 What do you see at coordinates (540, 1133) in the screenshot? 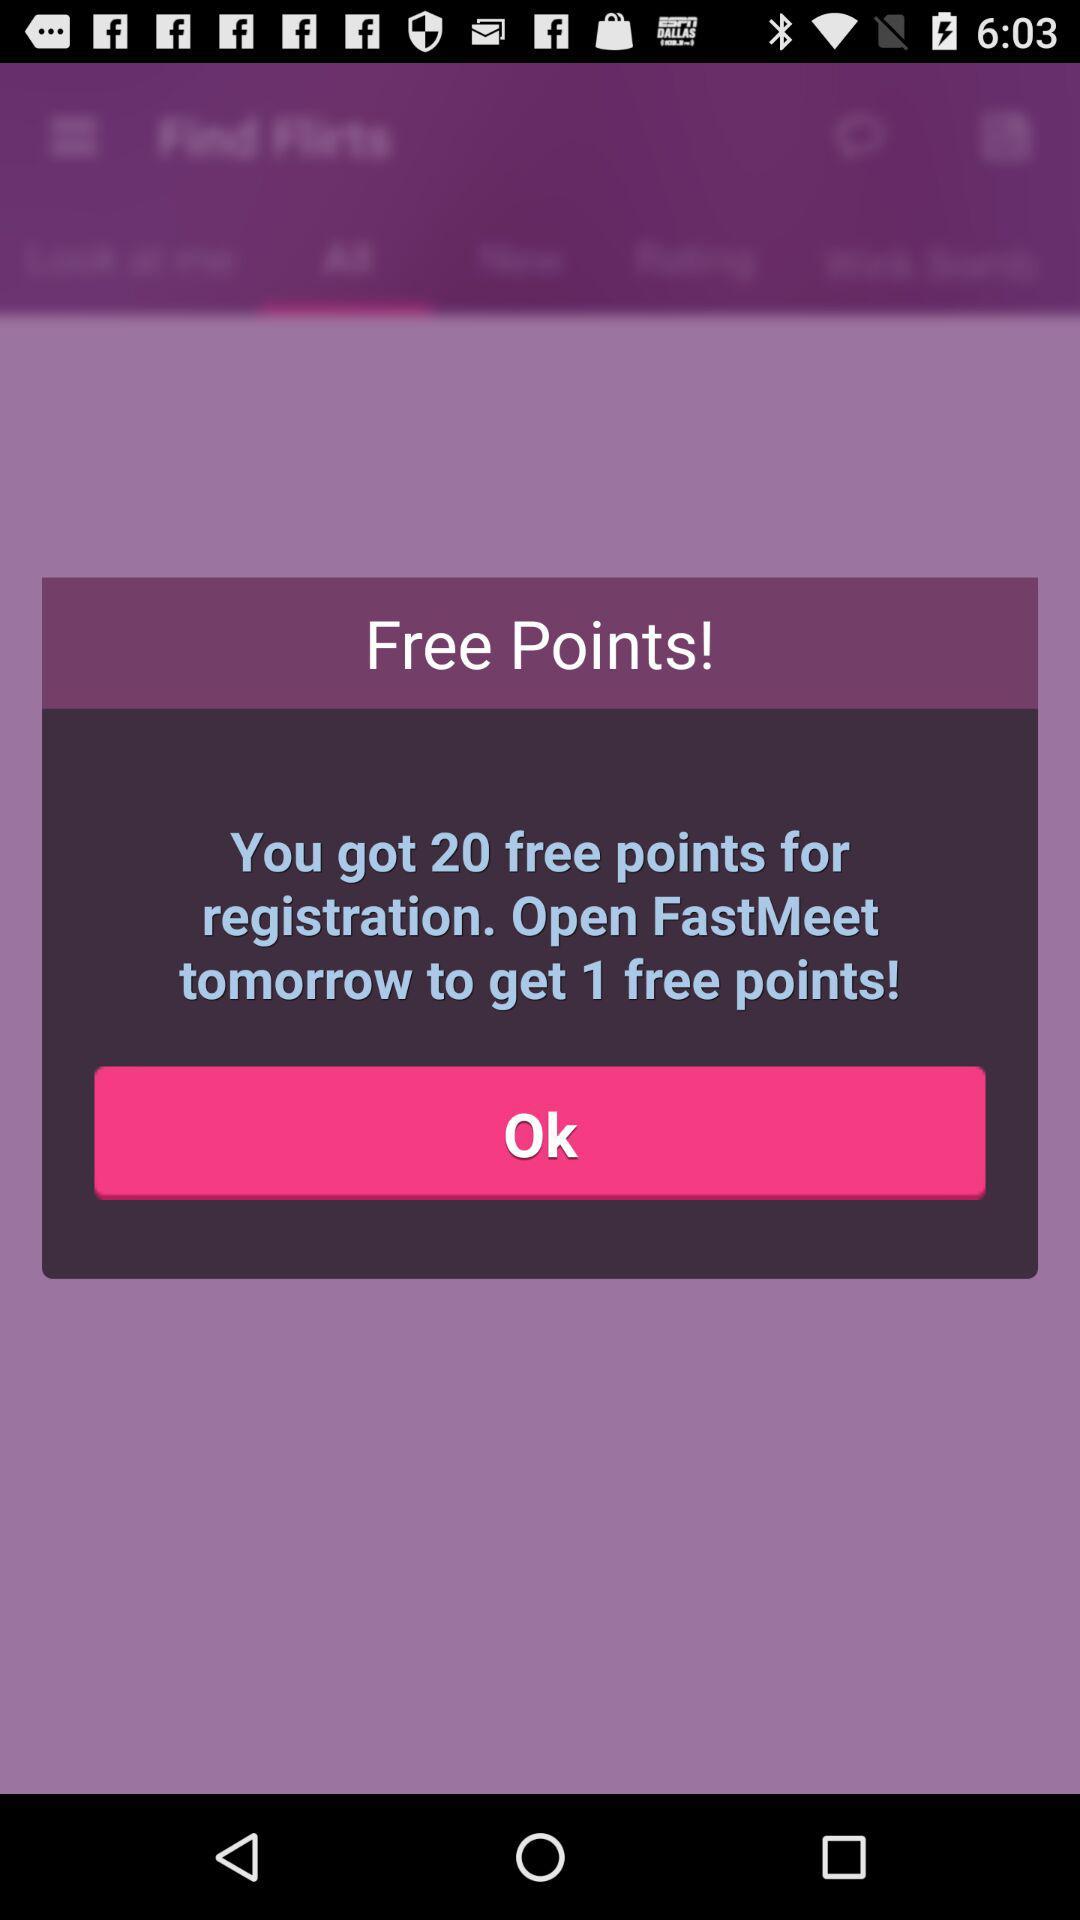
I see `the ok` at bounding box center [540, 1133].